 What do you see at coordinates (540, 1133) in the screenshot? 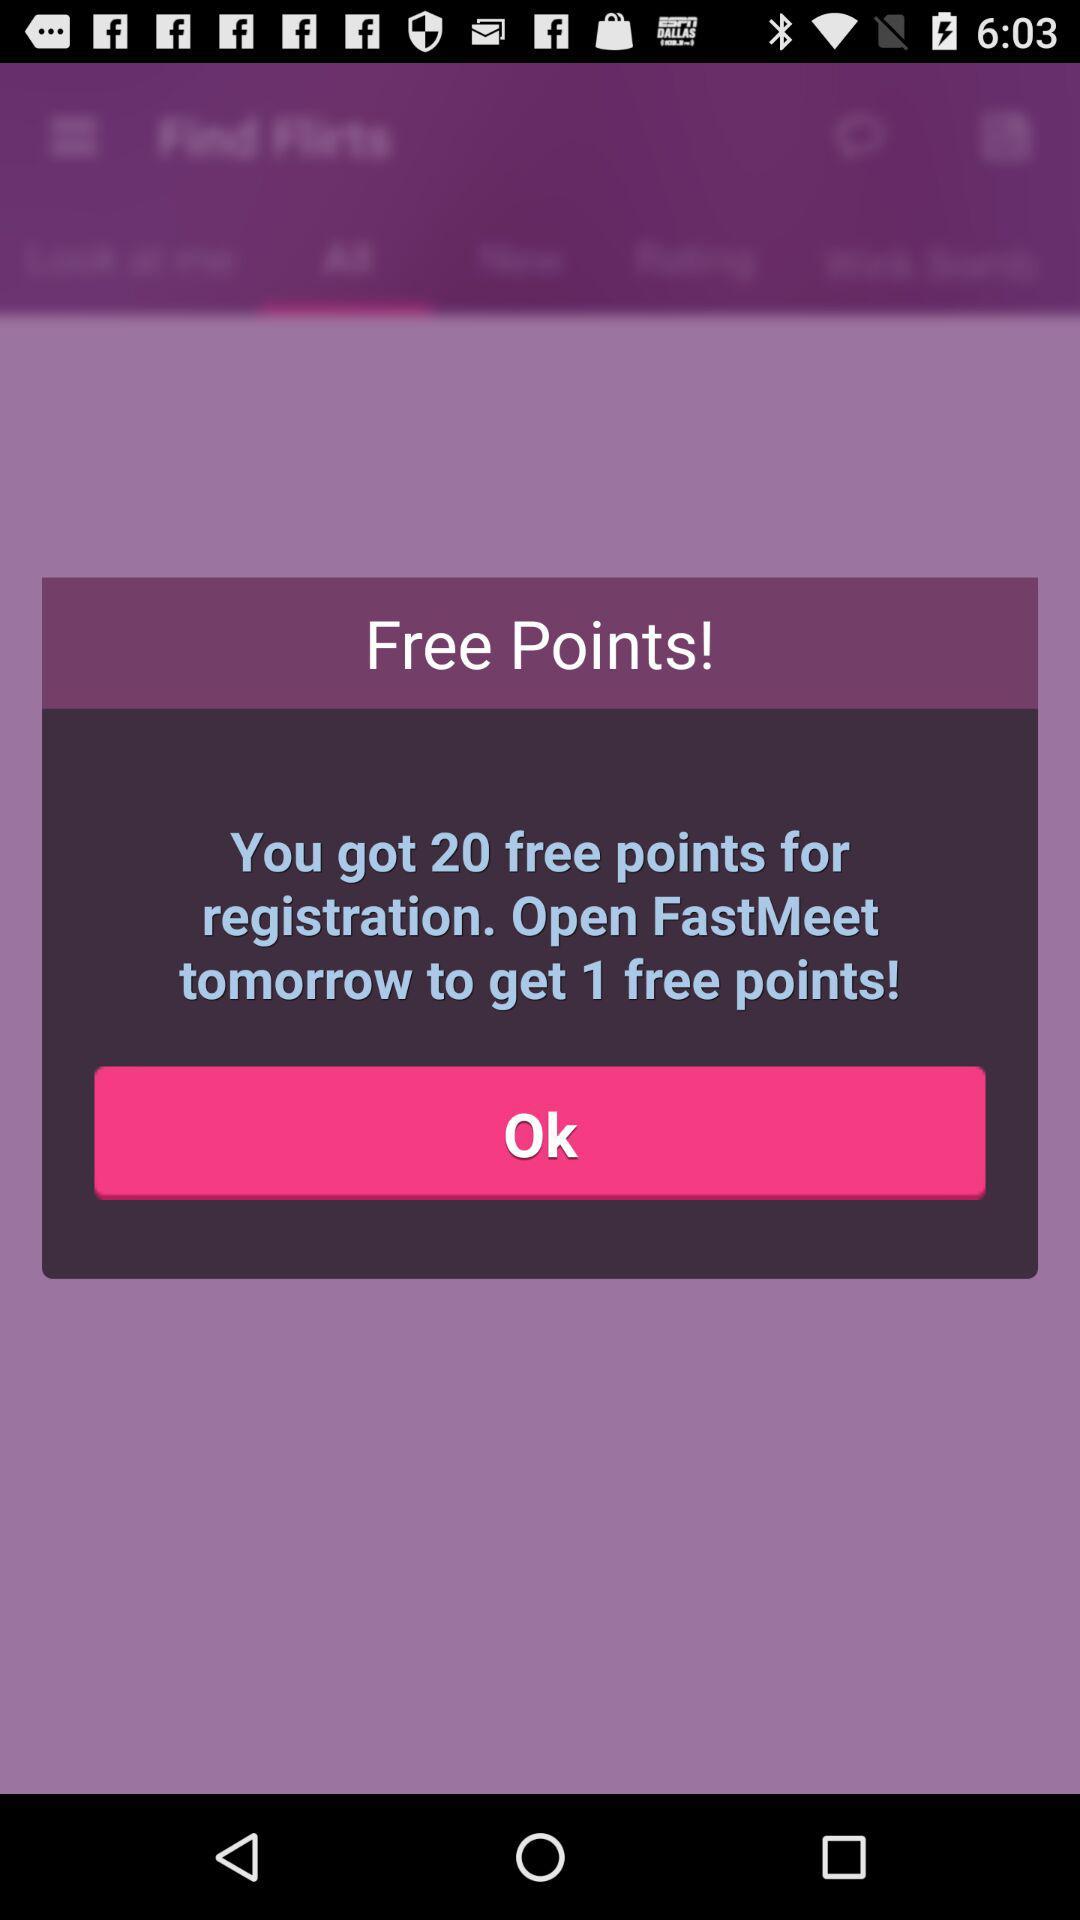
I see `the ok` at bounding box center [540, 1133].